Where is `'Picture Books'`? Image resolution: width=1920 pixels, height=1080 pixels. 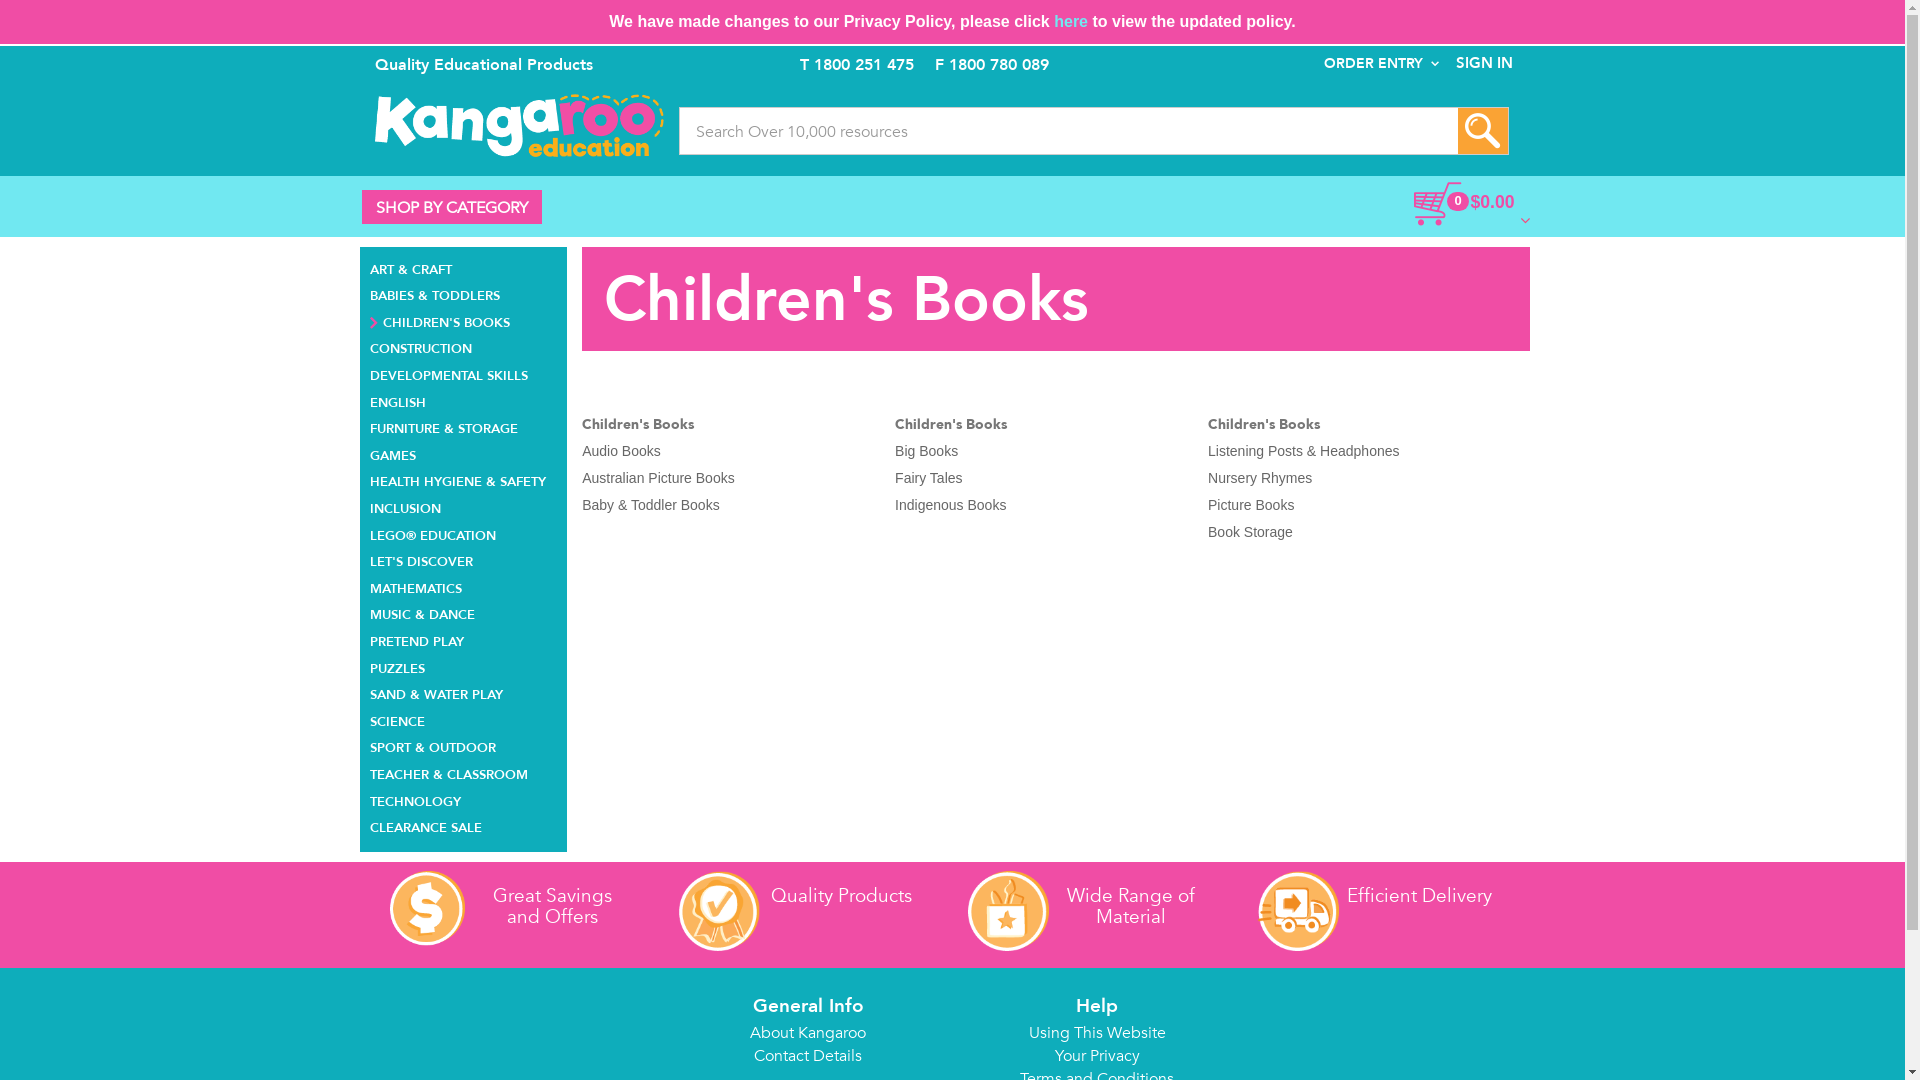 'Picture Books' is located at coordinates (1250, 504).